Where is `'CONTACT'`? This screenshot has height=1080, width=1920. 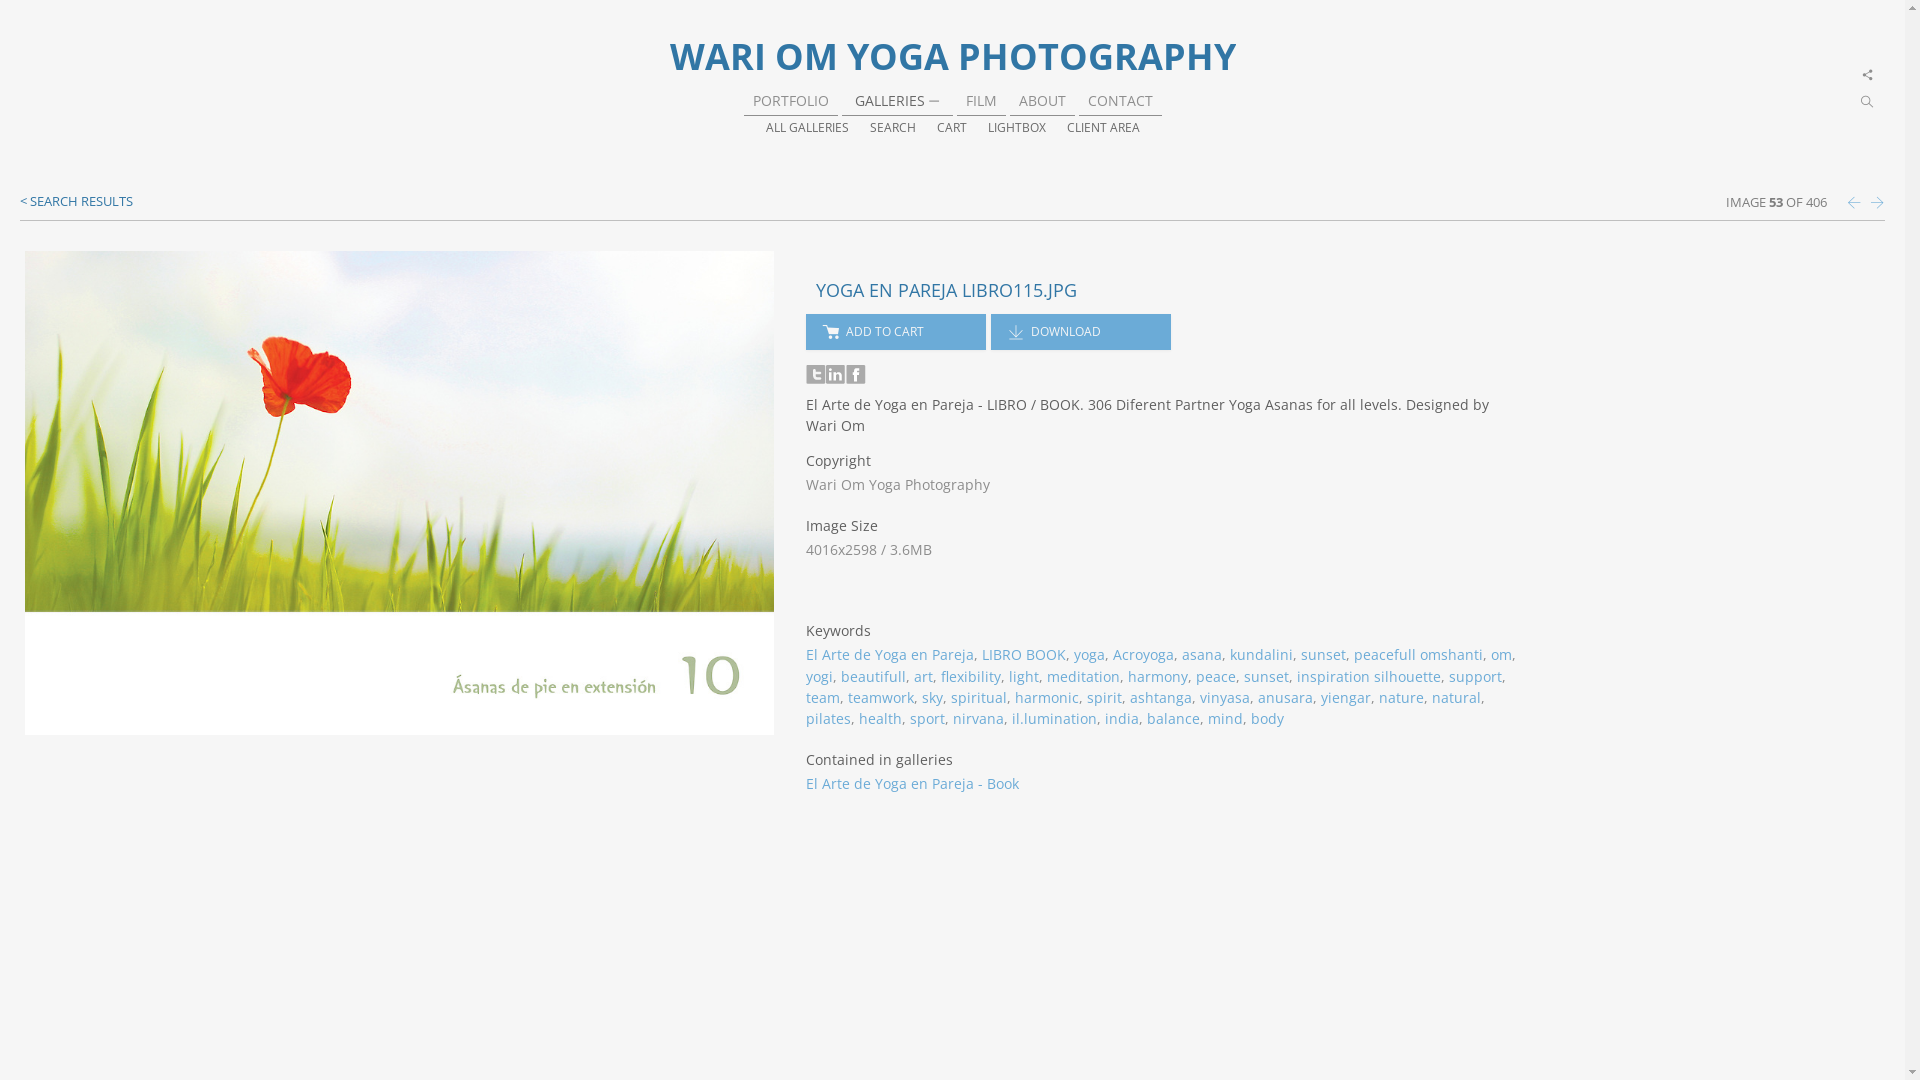 'CONTACT' is located at coordinates (1120, 100).